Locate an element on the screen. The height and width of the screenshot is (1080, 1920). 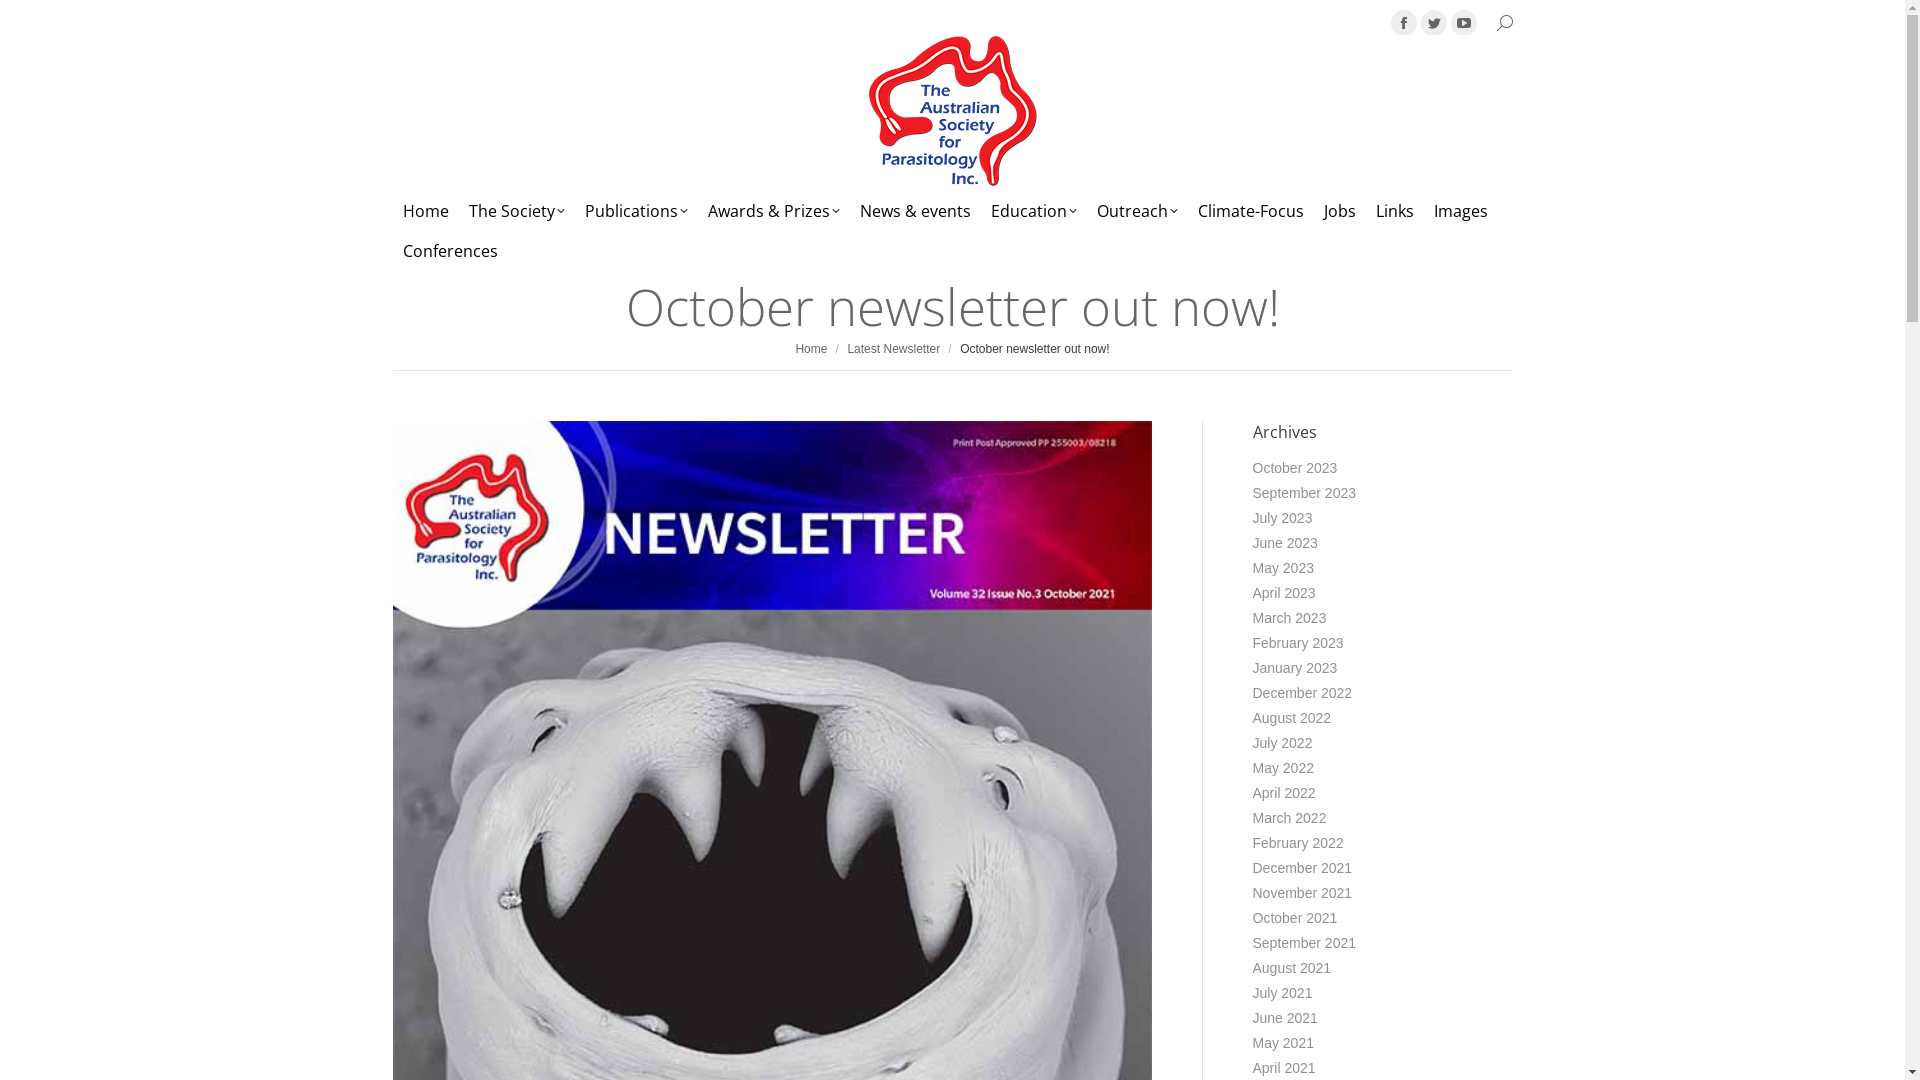
'Facebook page opens in new window' is located at coordinates (1401, 23).